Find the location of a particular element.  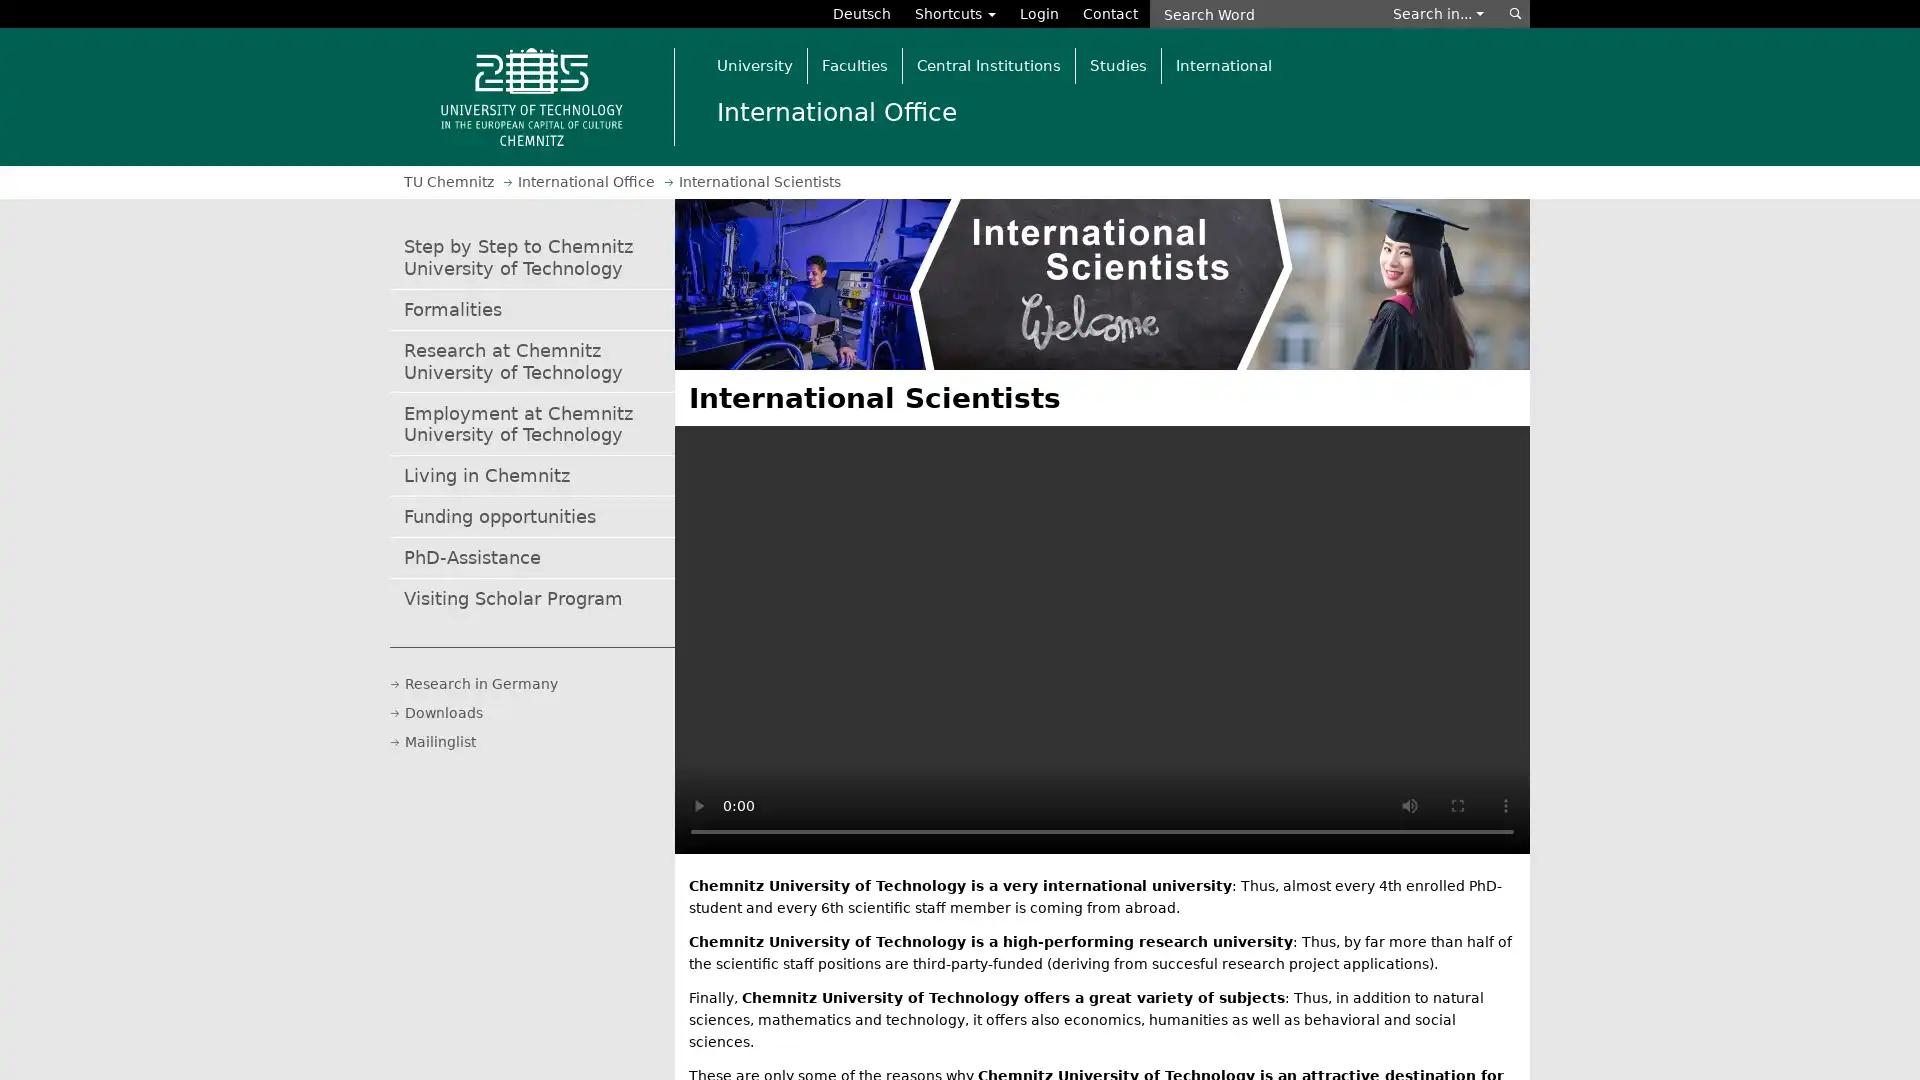

Central Institutions is located at coordinates (988, 64).